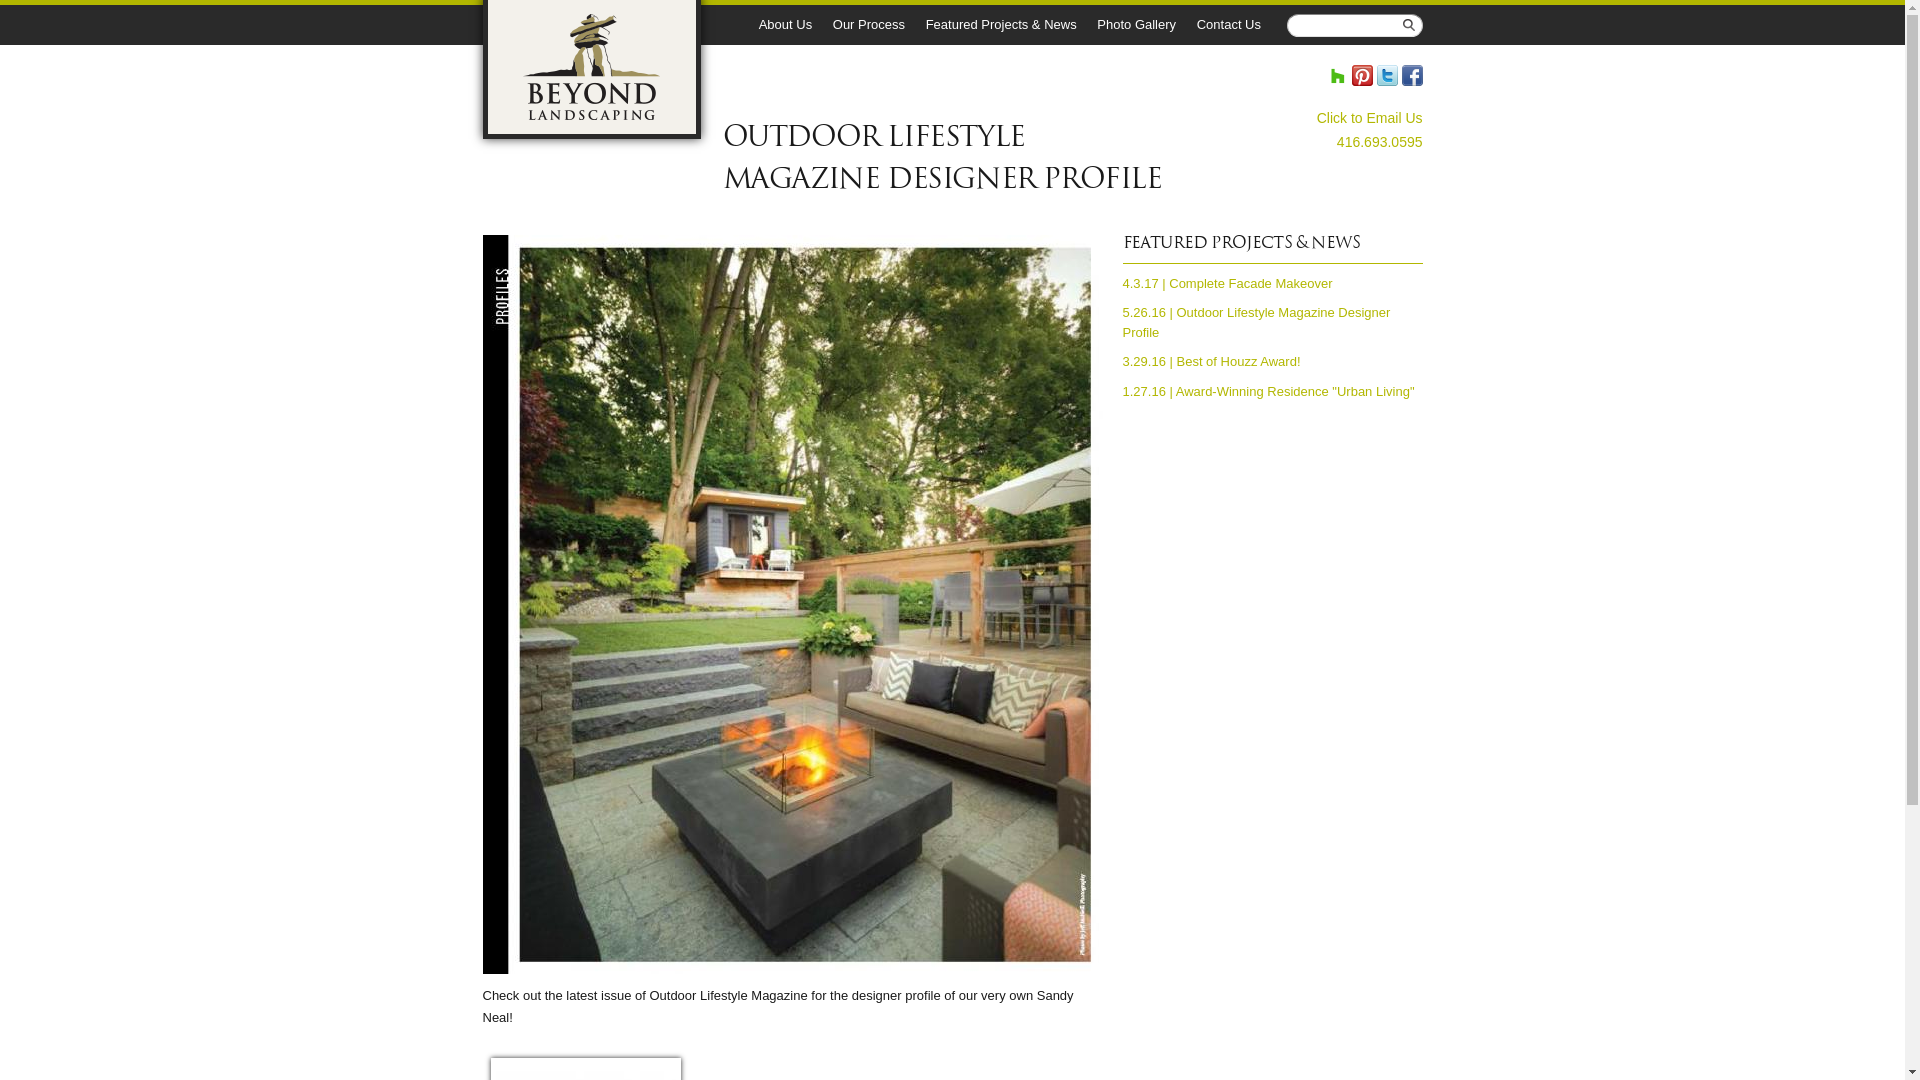  Describe the element at coordinates (1226, 283) in the screenshot. I see `'4.3.17 | Complete Facade Makeover'` at that location.